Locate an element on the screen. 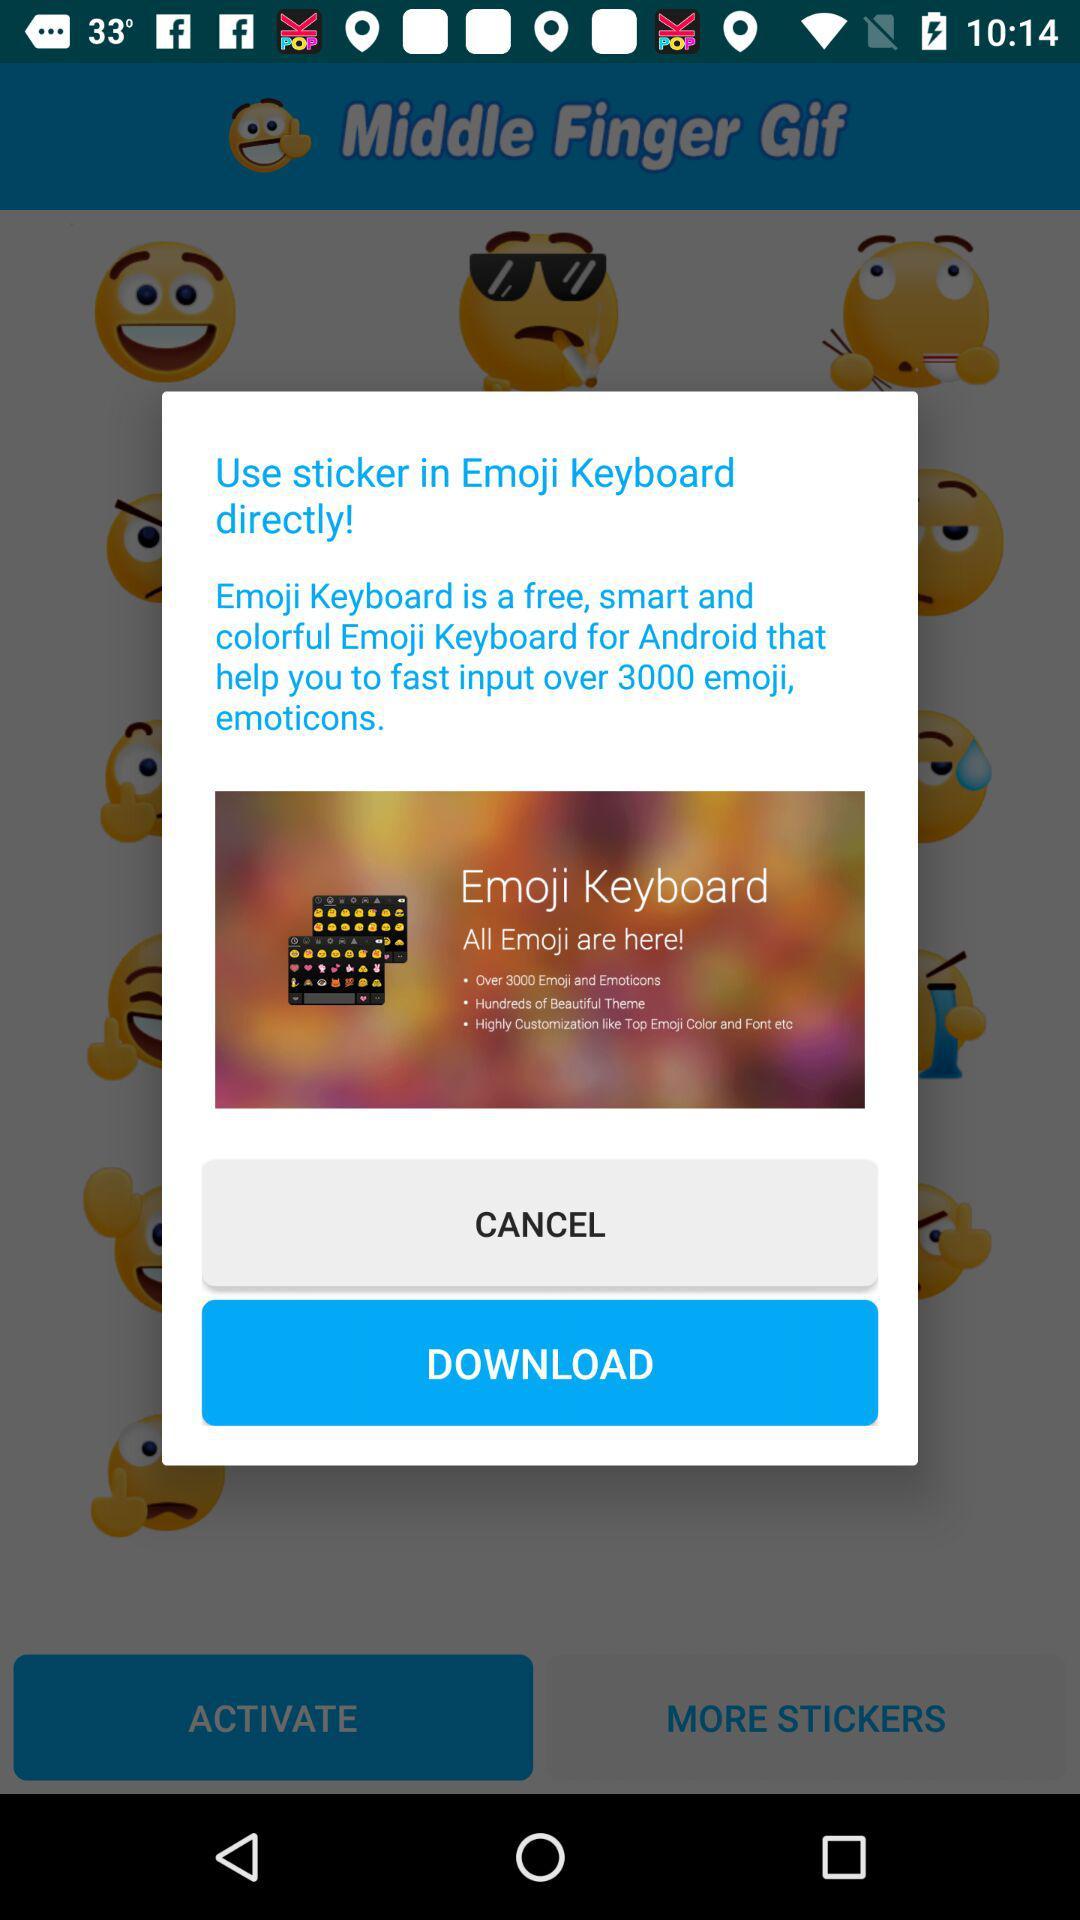 This screenshot has height=1920, width=1080. the item below cancel item is located at coordinates (540, 1361).